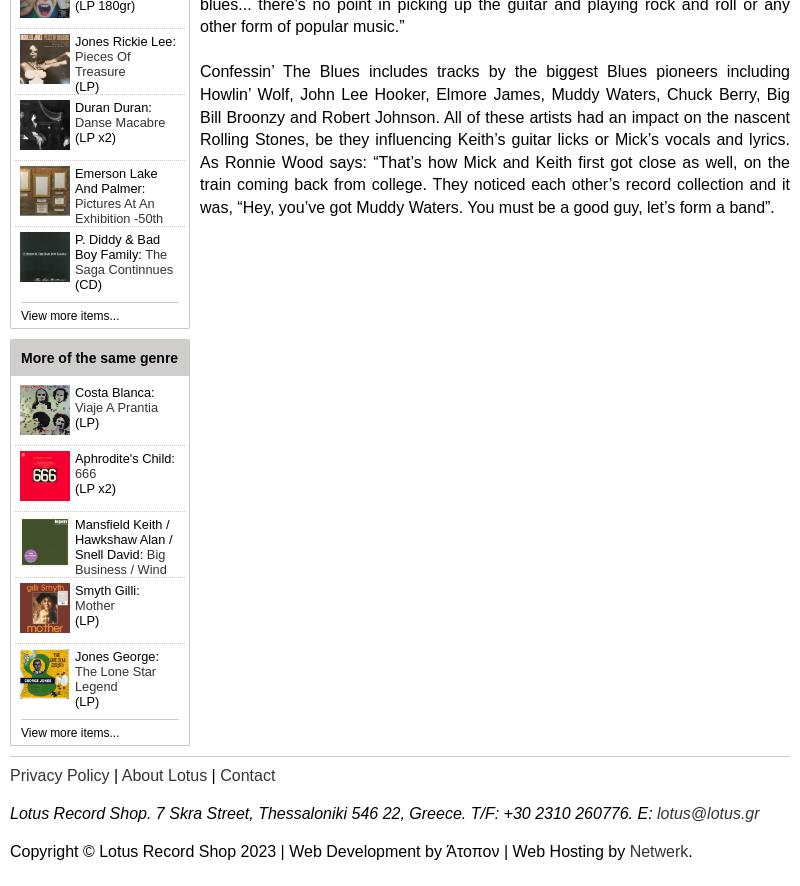  I want to click on 'Privacy Policy', so click(10, 774).